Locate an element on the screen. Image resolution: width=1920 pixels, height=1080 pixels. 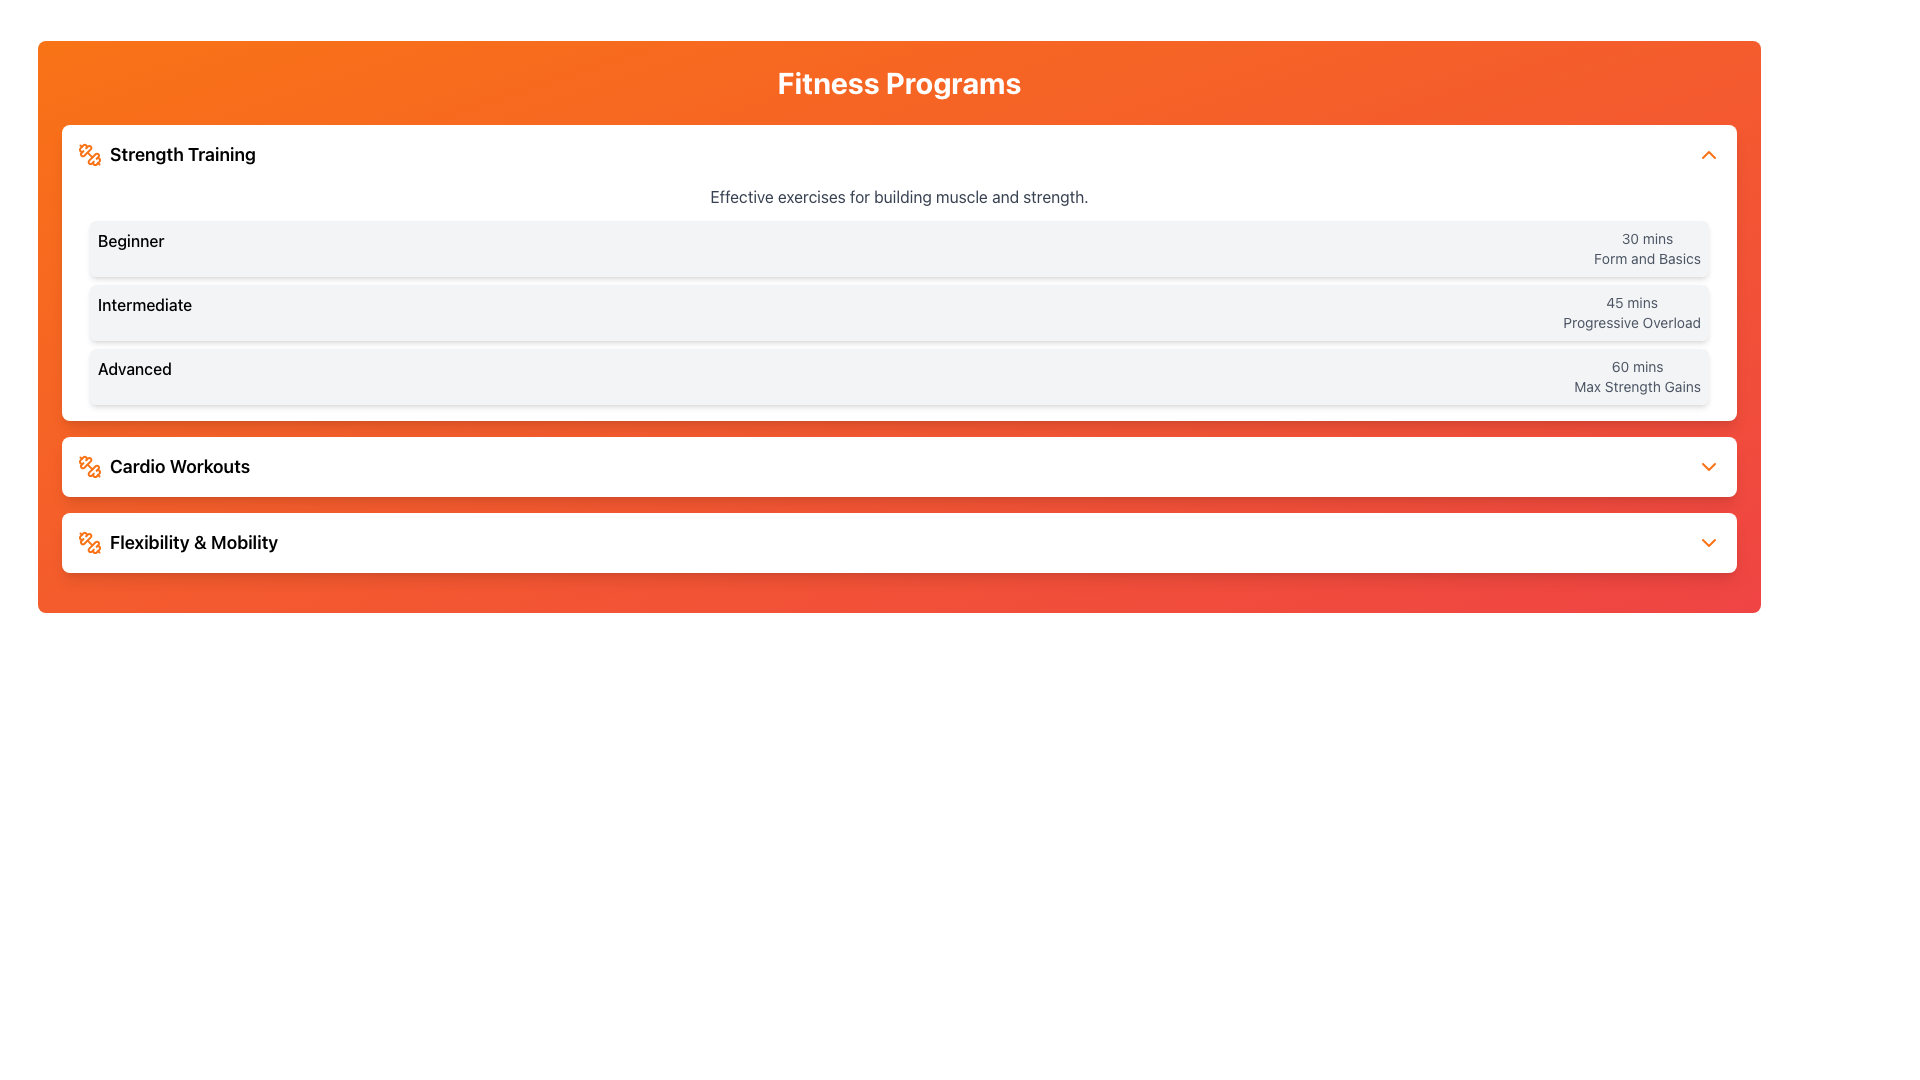
the Static Text Label that describes the training program as 'Progressive Overload', located in the 'Intermediate' row under the 'Strength Training' section, to the right of the '45 mins' label is located at coordinates (1632, 322).